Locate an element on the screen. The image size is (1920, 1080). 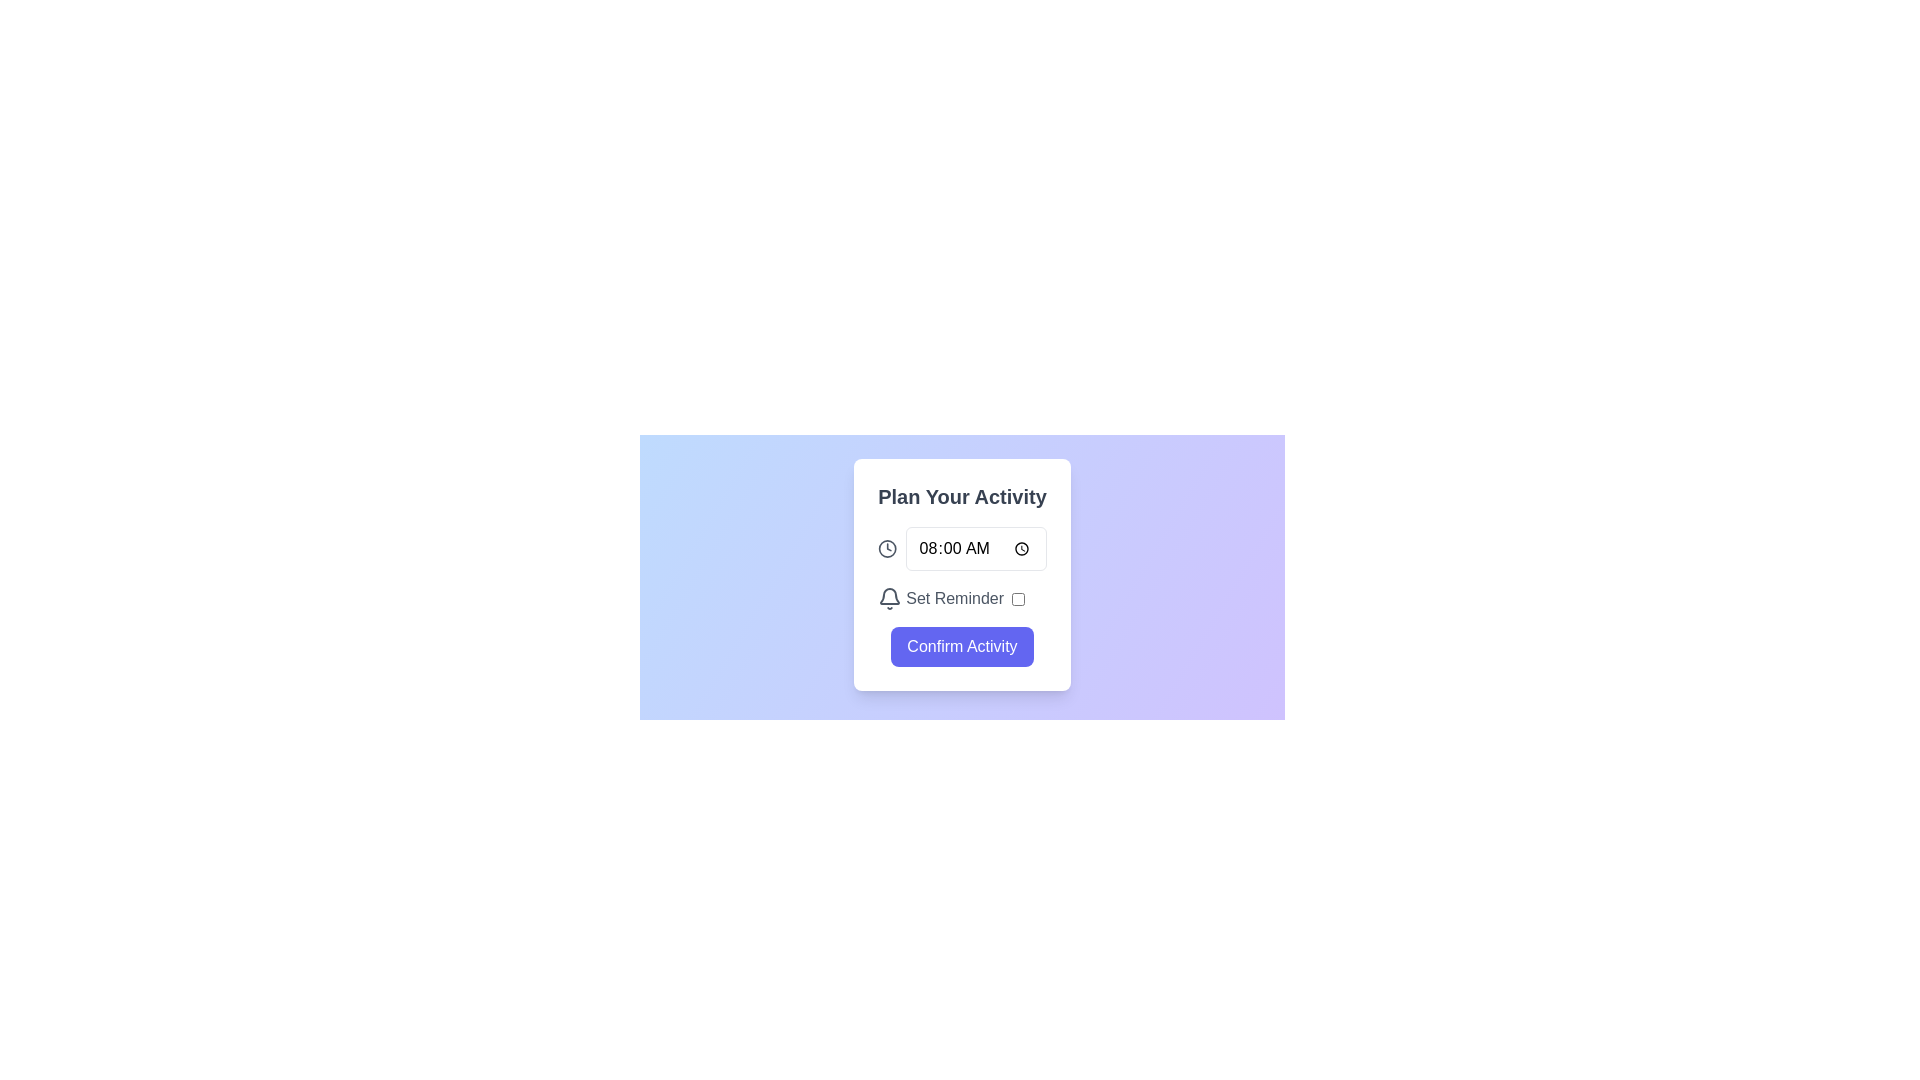
the bell icon indicating notification functionality, which is positioned to the left of the 'Set Reminder' text is located at coordinates (889, 597).